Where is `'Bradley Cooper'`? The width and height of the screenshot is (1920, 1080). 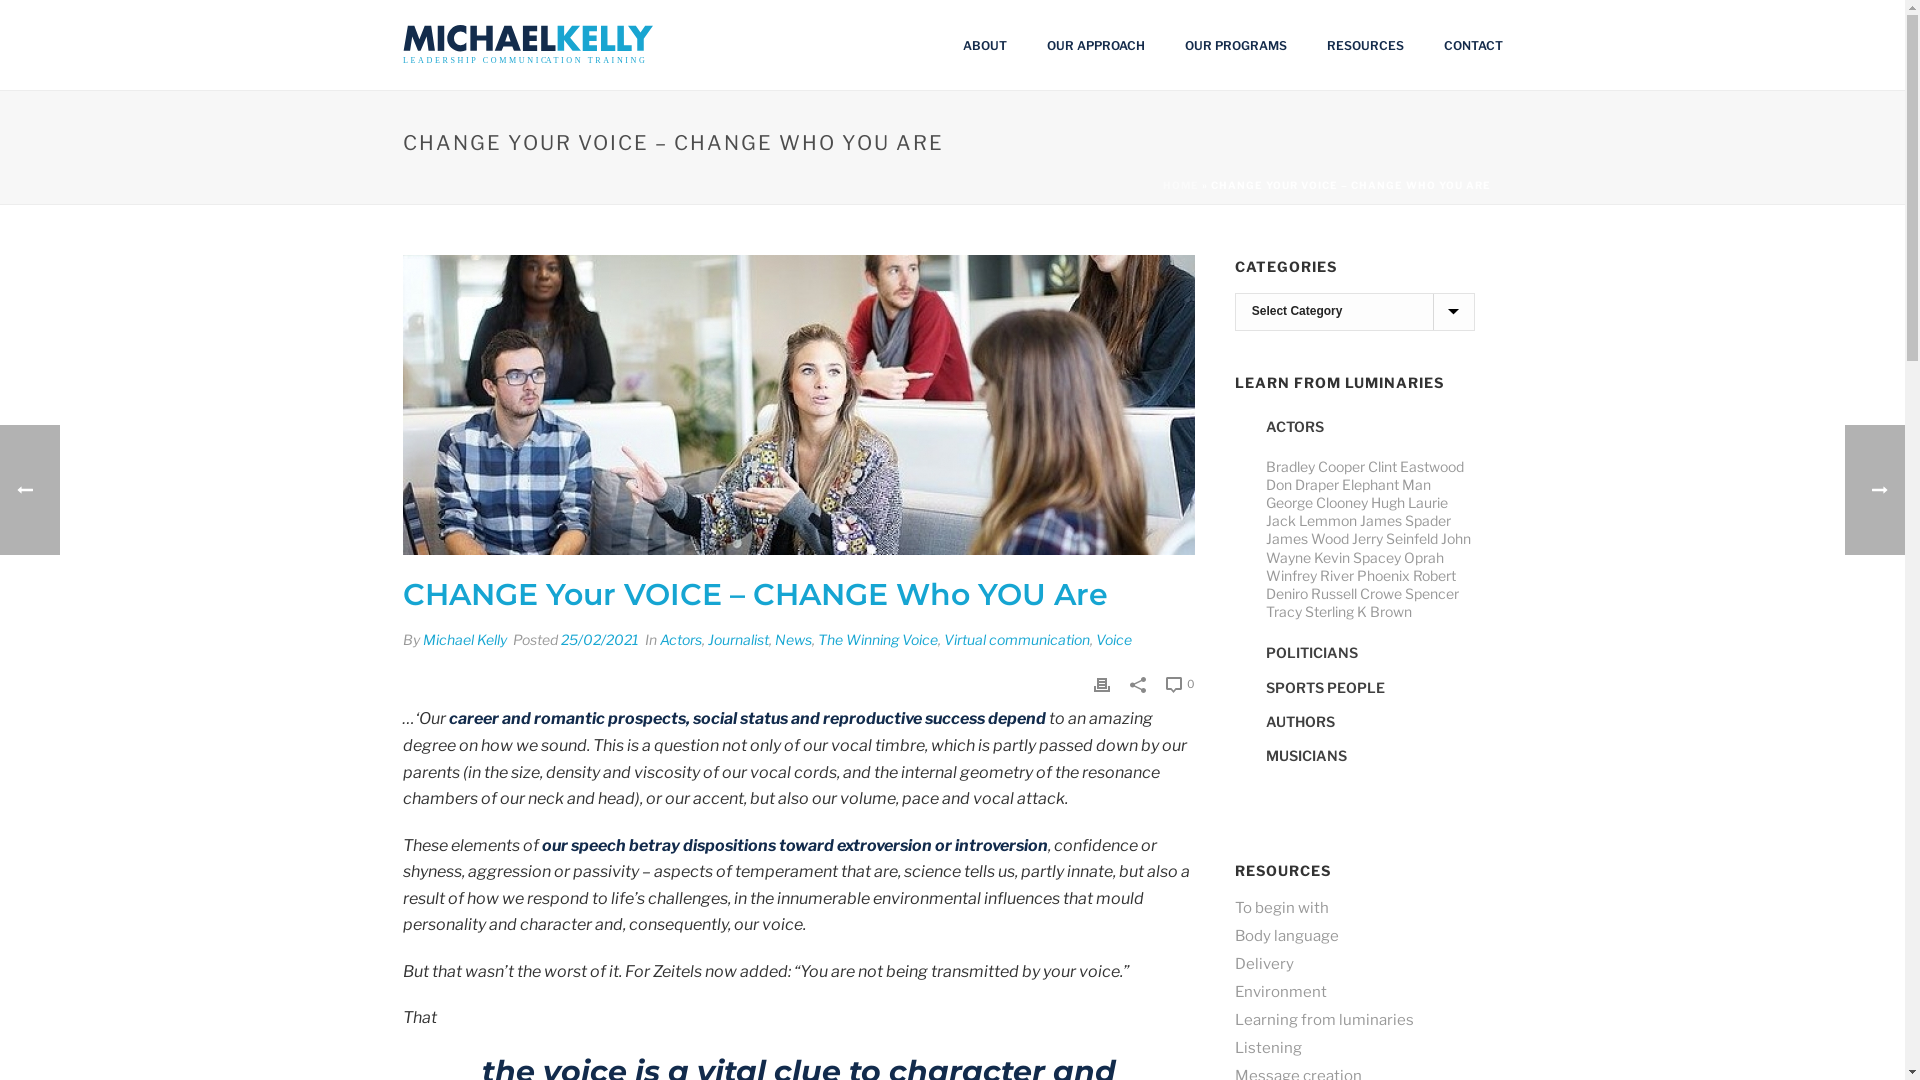
'Bradley Cooper' is located at coordinates (1315, 466).